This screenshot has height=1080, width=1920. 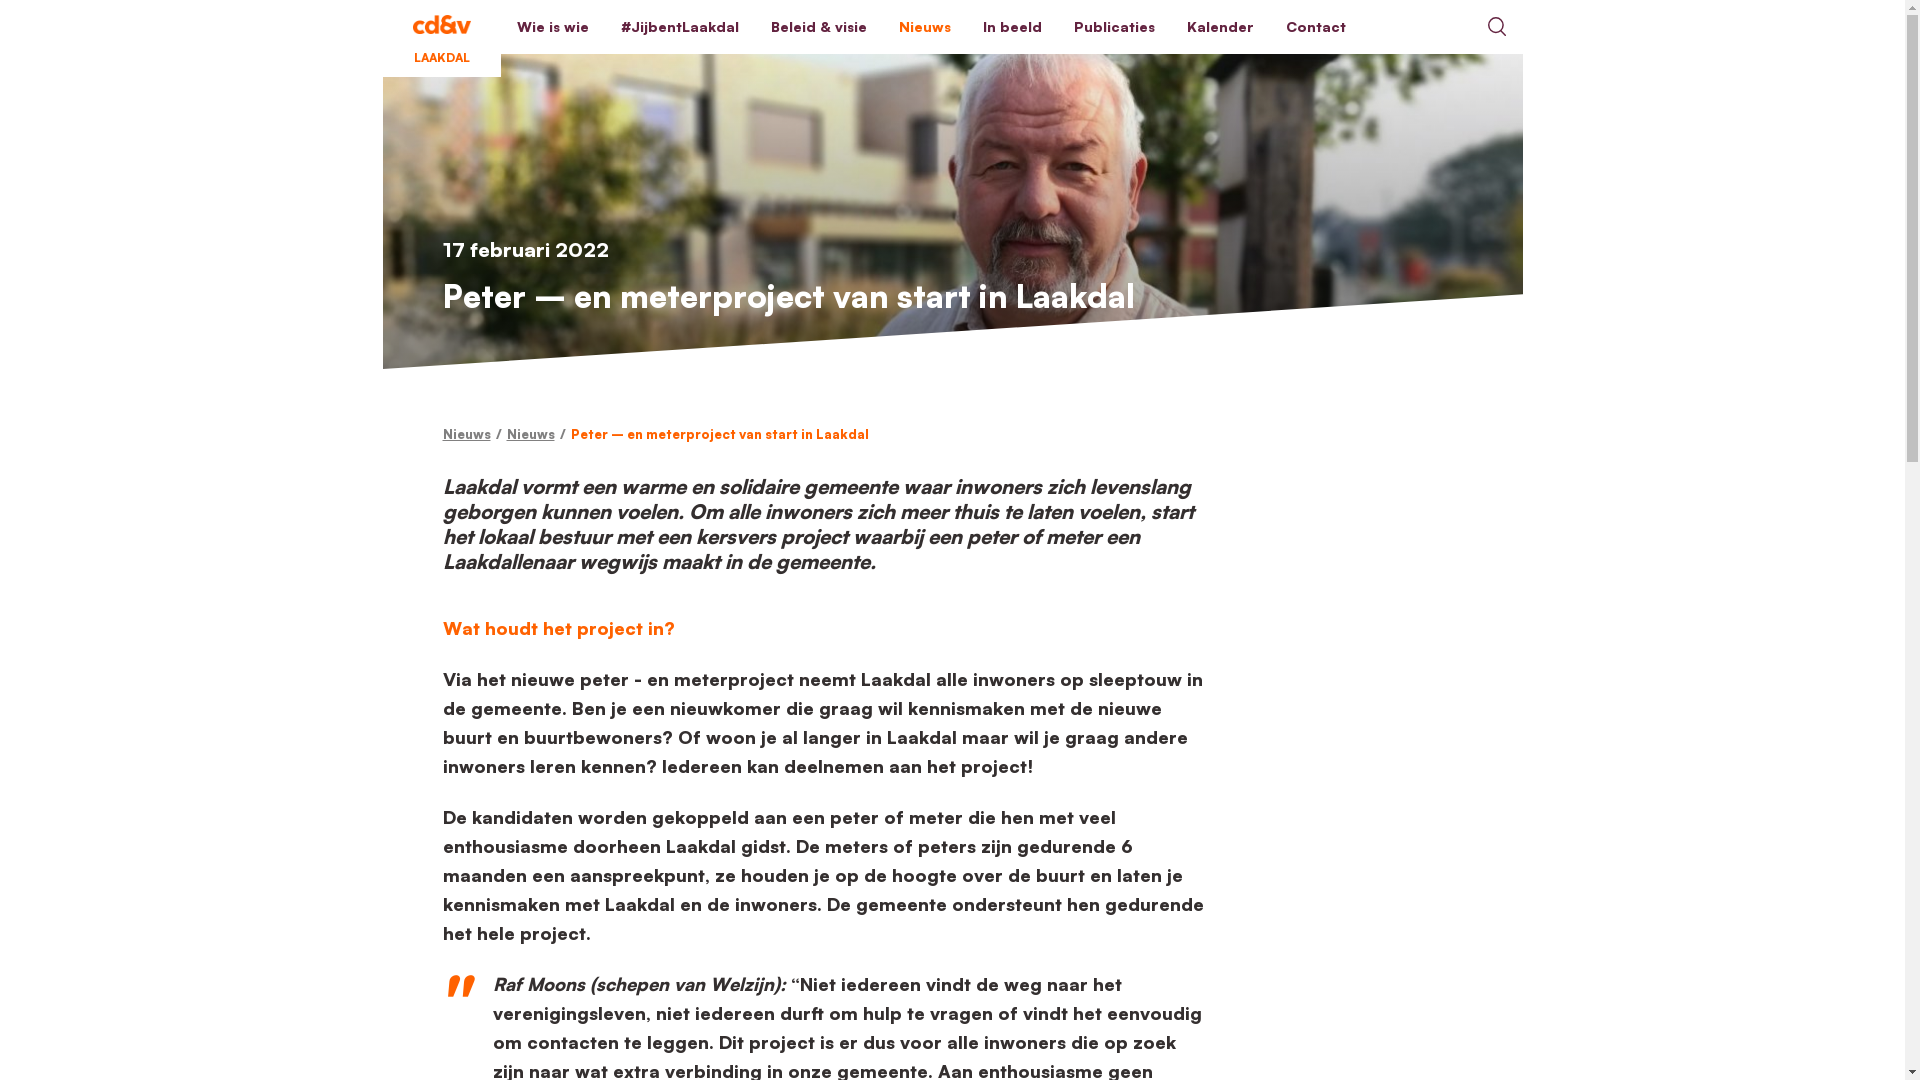 I want to click on 'Publicaties', so click(x=1113, y=27).